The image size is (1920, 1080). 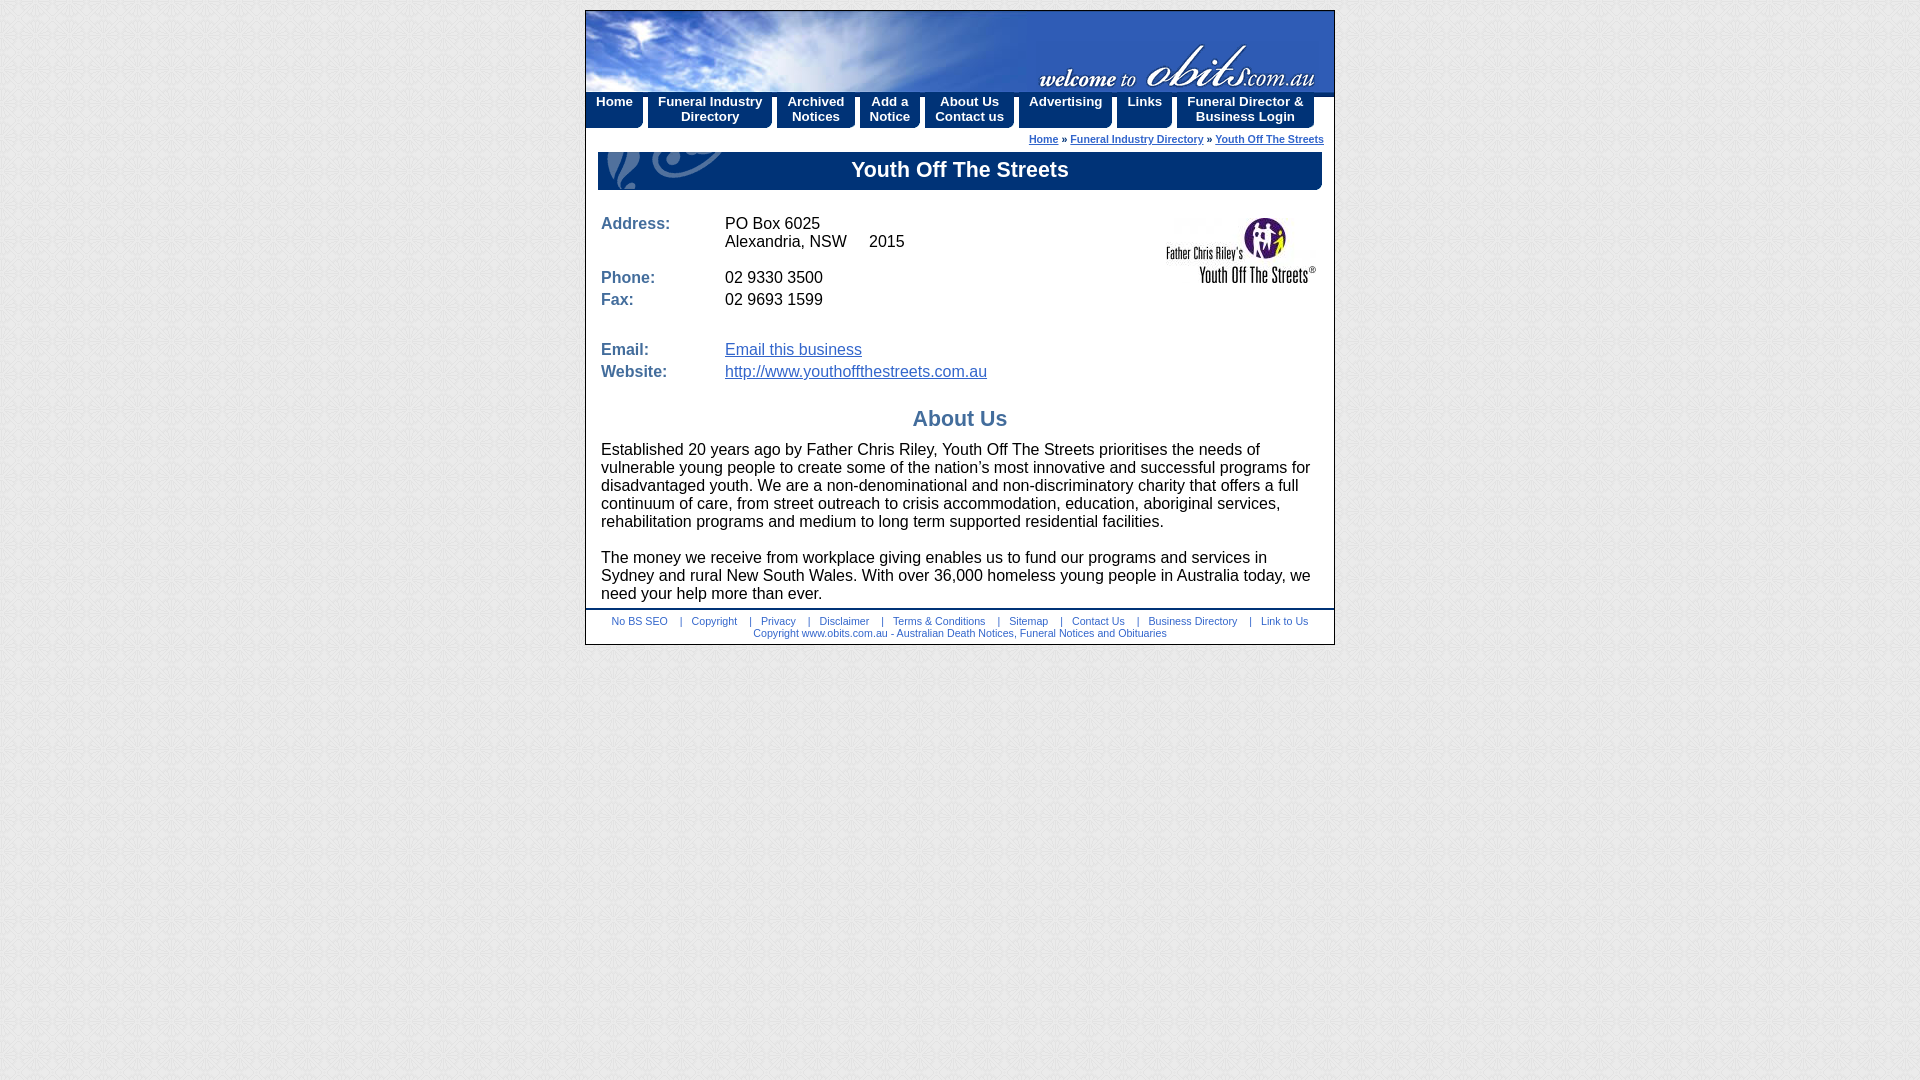 What do you see at coordinates (1176, 110) in the screenshot?
I see `'Funeral Director &` at bounding box center [1176, 110].